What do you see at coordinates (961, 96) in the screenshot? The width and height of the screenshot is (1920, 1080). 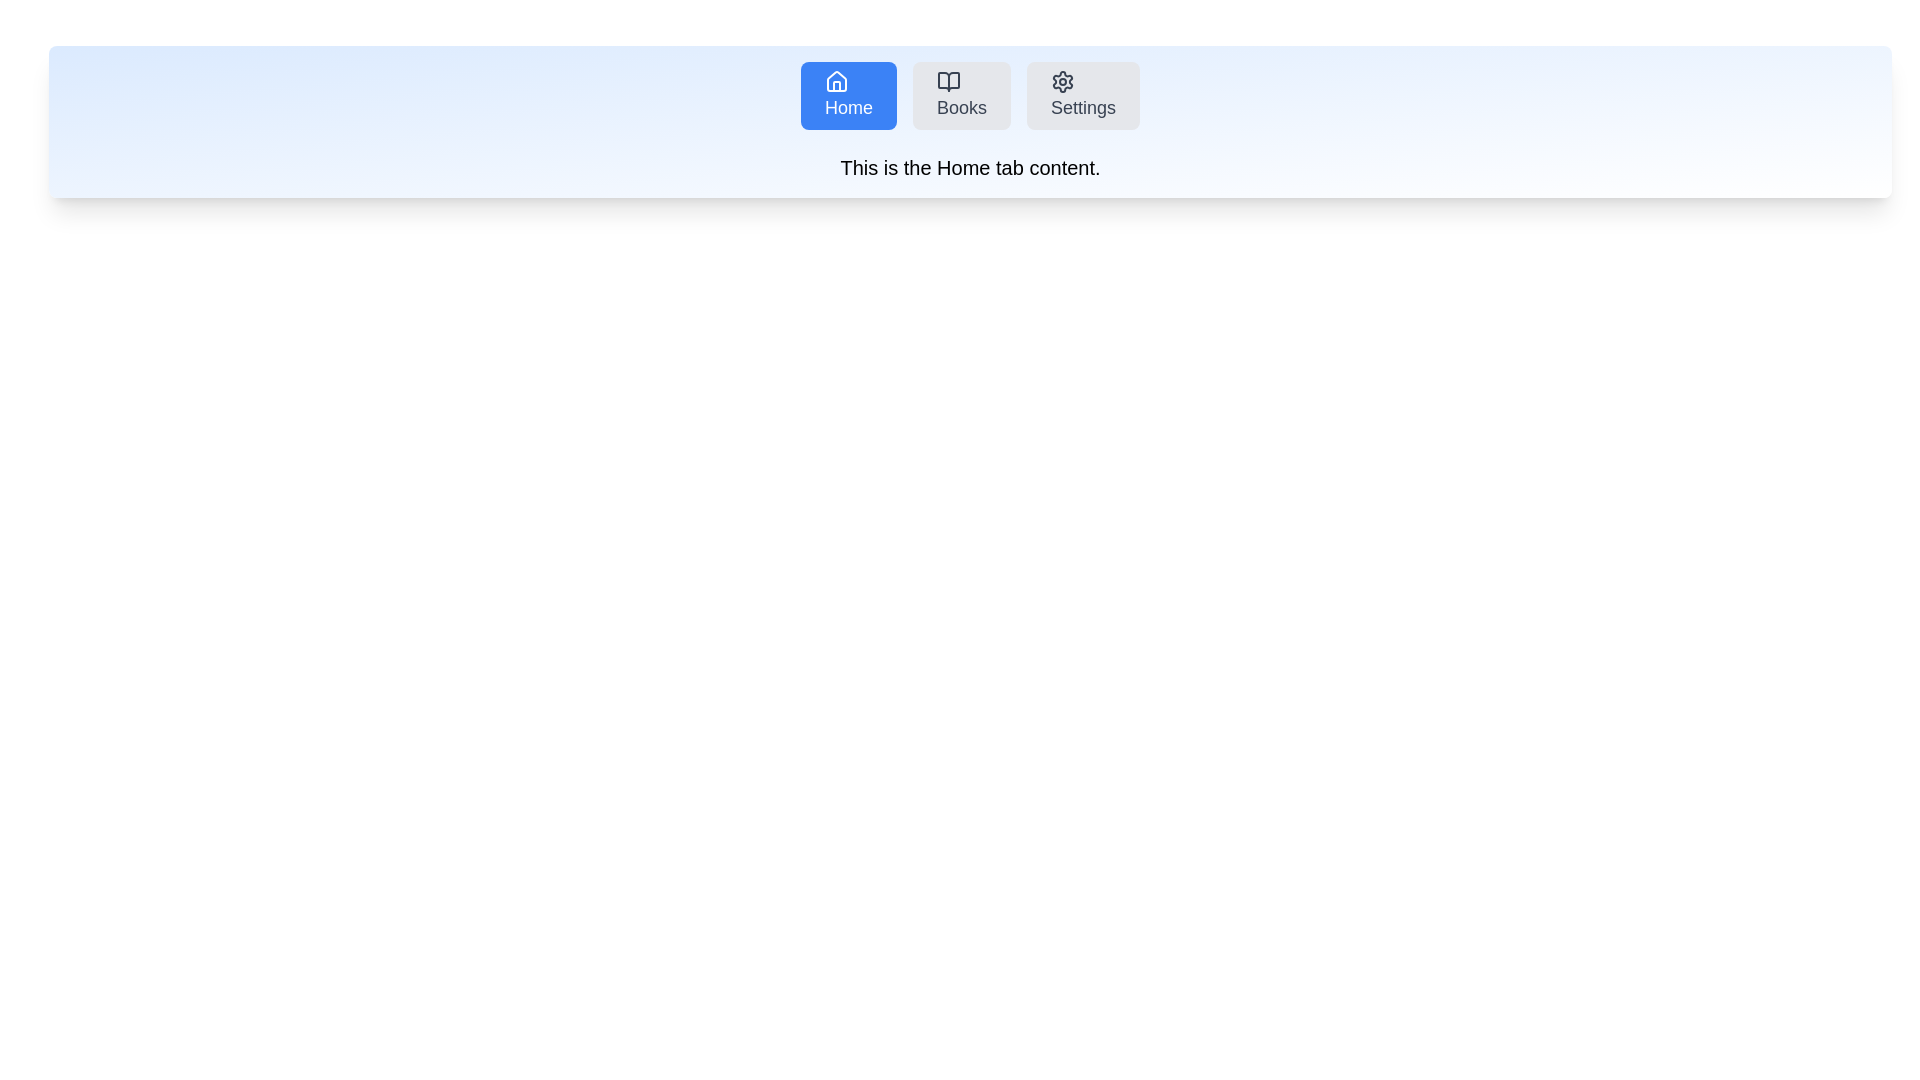 I see `the Books tab to switch to it` at bounding box center [961, 96].